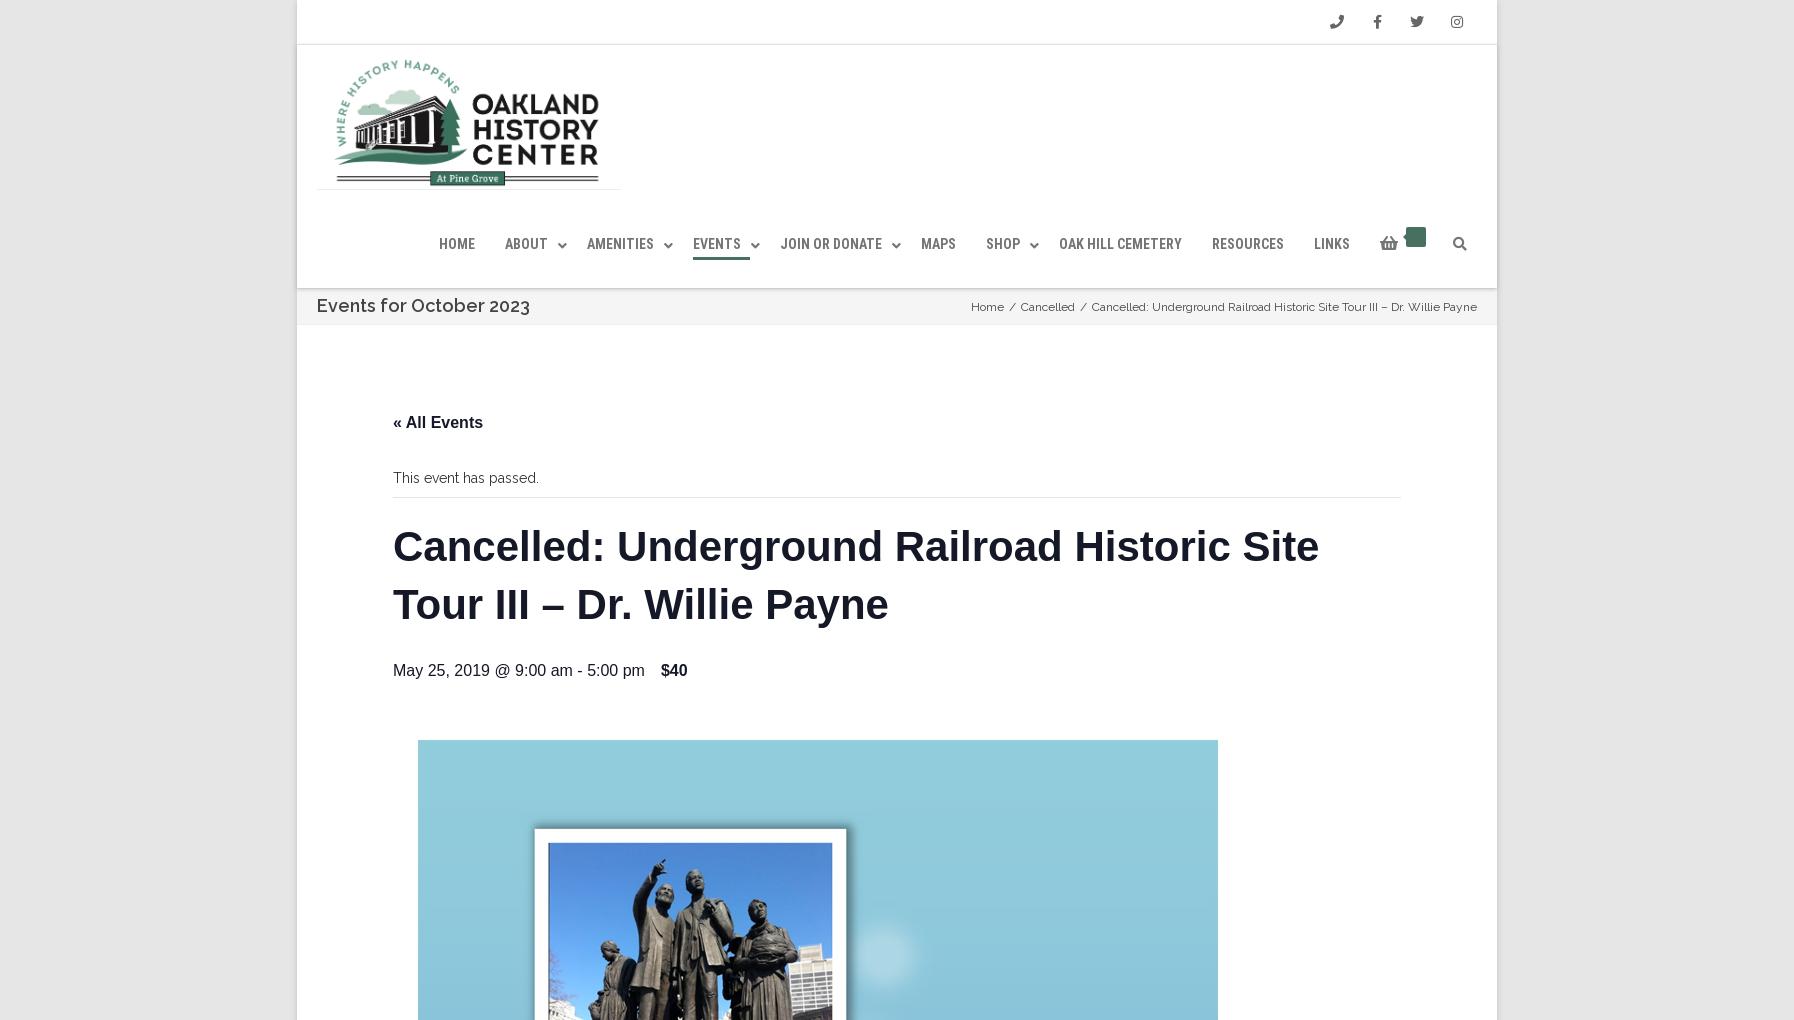  What do you see at coordinates (436, 466) in the screenshot?
I see `'« All Events'` at bounding box center [436, 466].